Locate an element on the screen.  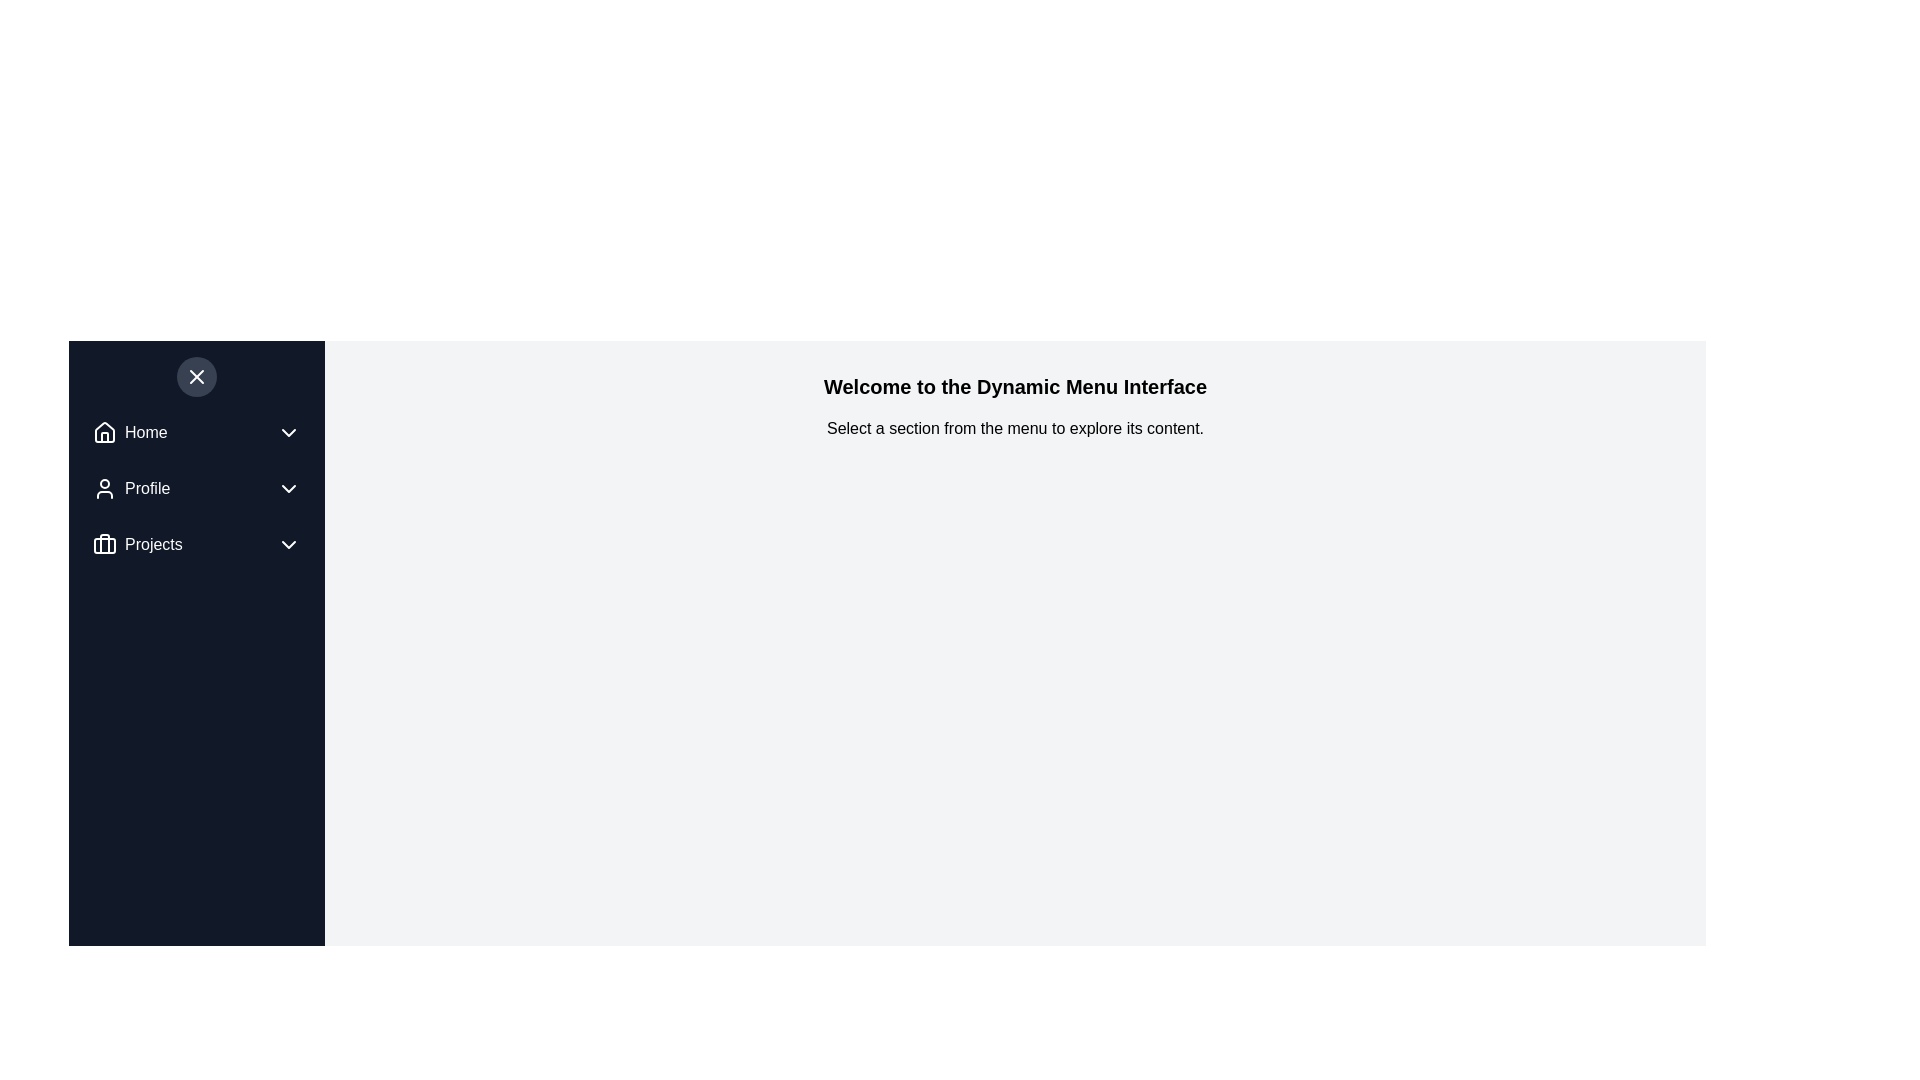
the bottom portion of the briefcase icon in the vertical navigation menu, which is located to the left of the text 'Projects' is located at coordinates (104, 546).